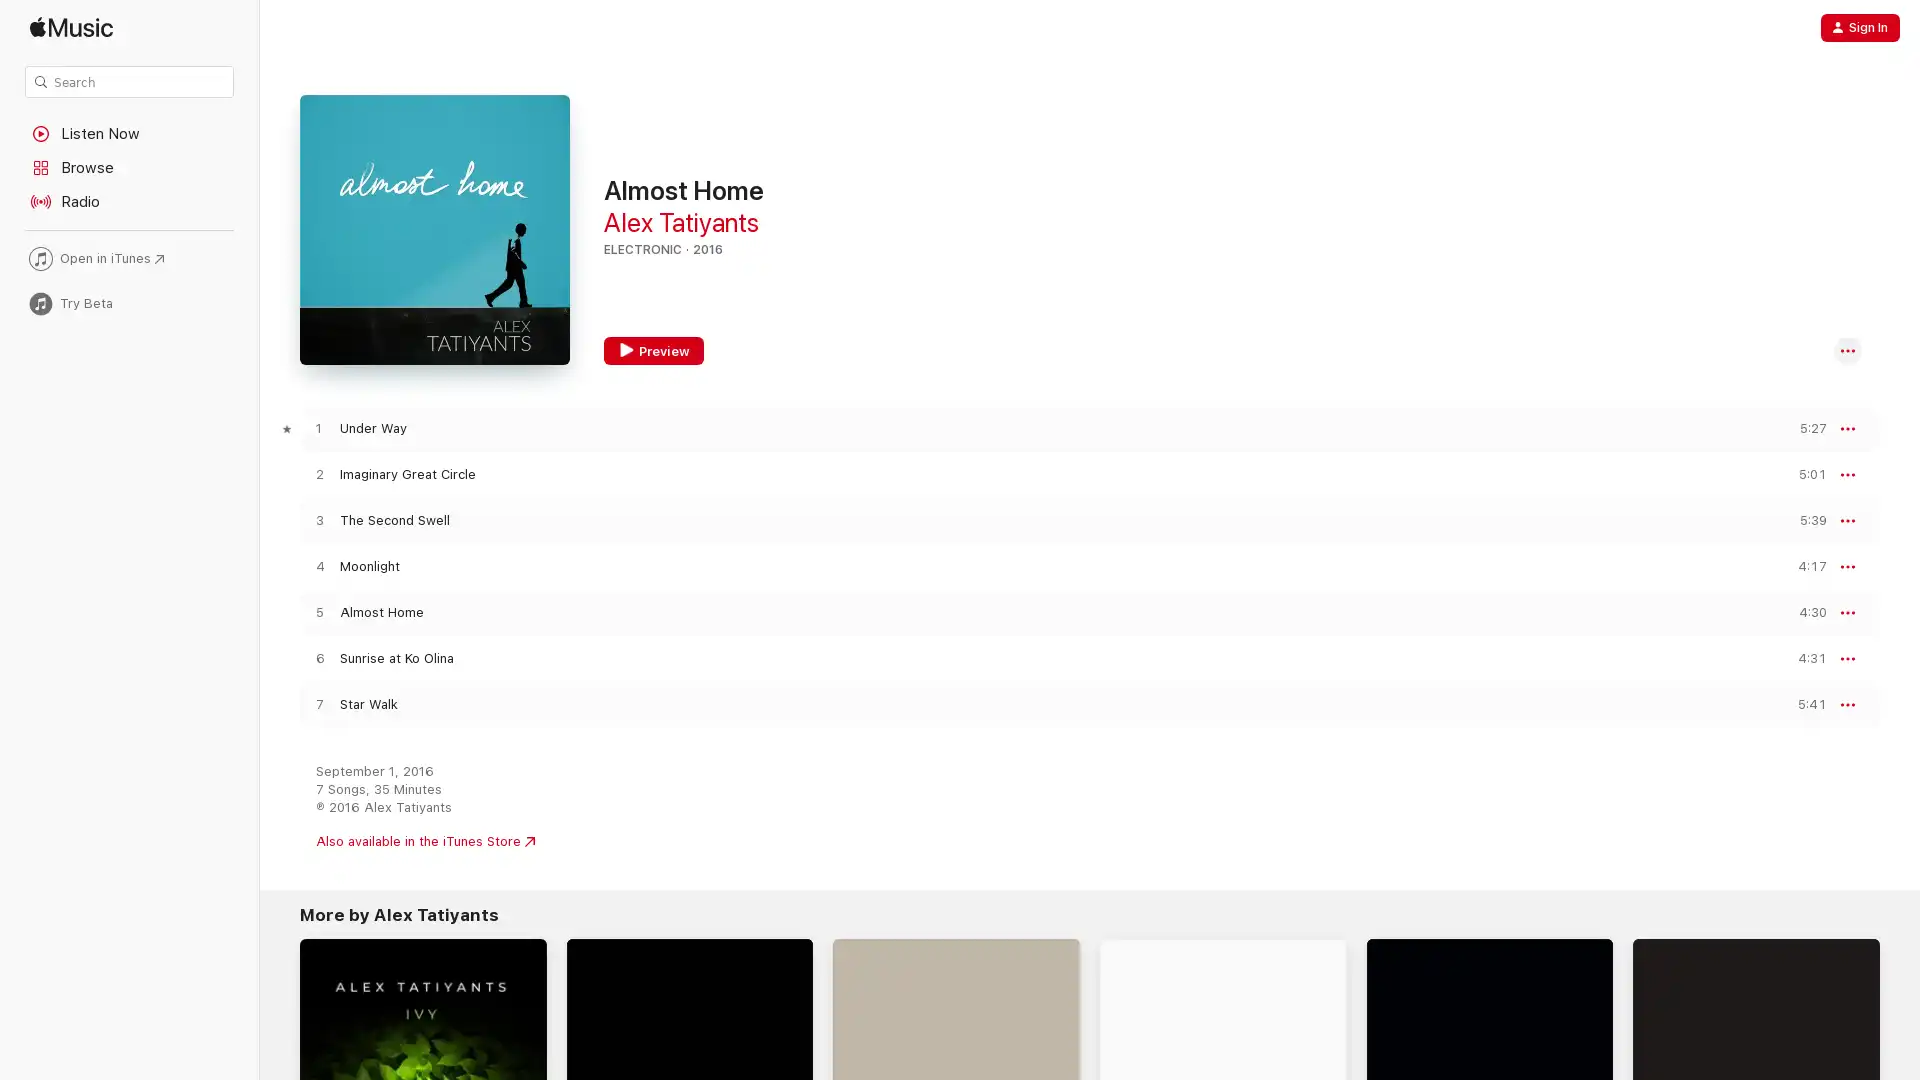 Image resolution: width=1920 pixels, height=1080 pixels. What do you see at coordinates (1847, 350) in the screenshot?
I see `More` at bounding box center [1847, 350].